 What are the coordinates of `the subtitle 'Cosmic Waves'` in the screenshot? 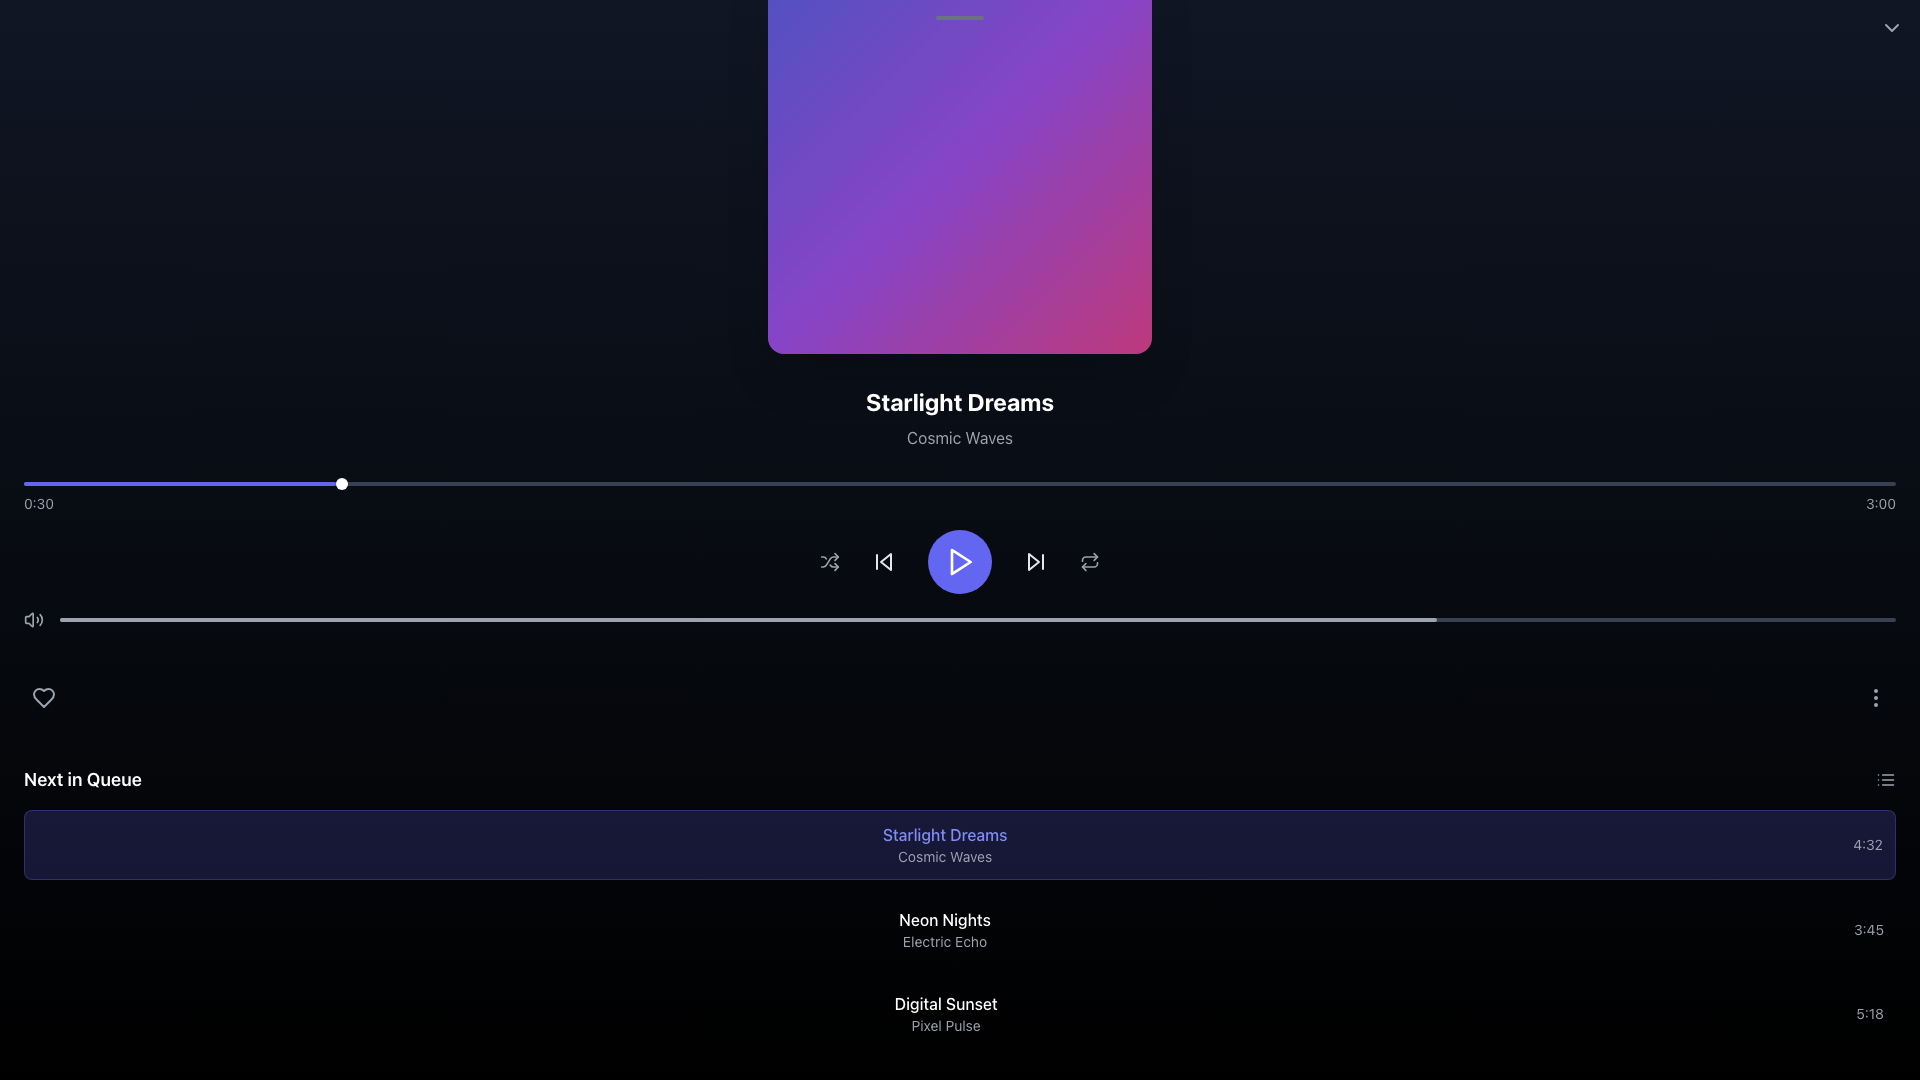 It's located at (944, 855).